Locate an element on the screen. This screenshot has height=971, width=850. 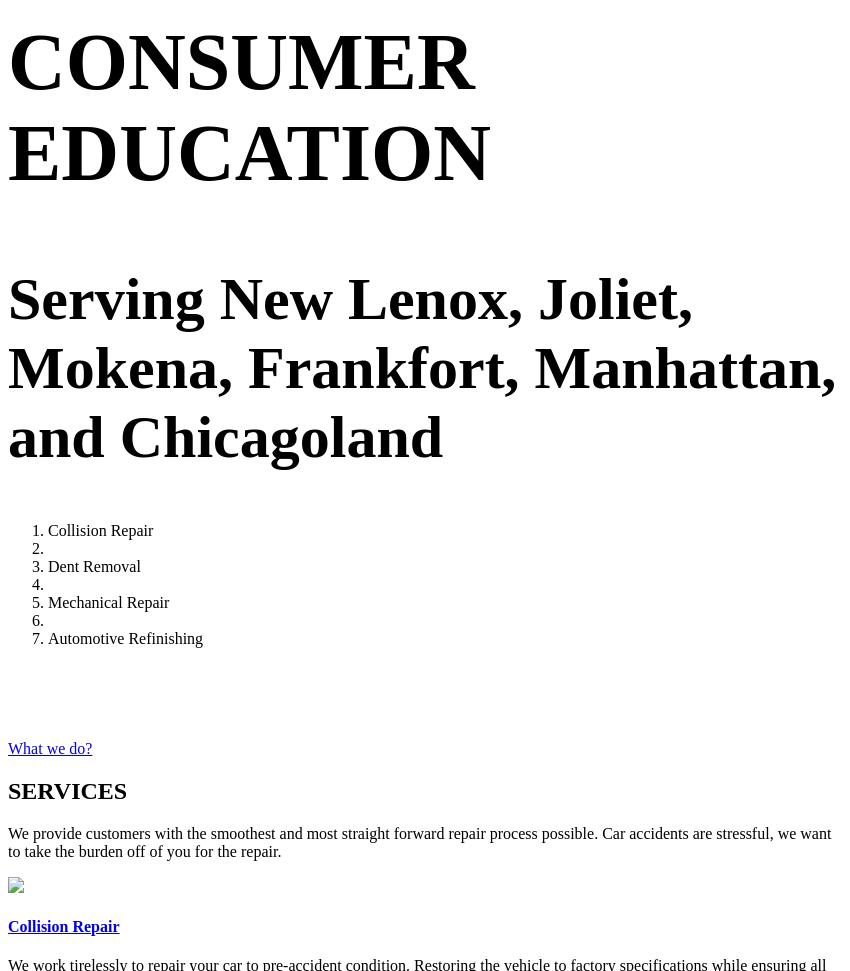
'Automotive Refinishing' is located at coordinates (124, 637).